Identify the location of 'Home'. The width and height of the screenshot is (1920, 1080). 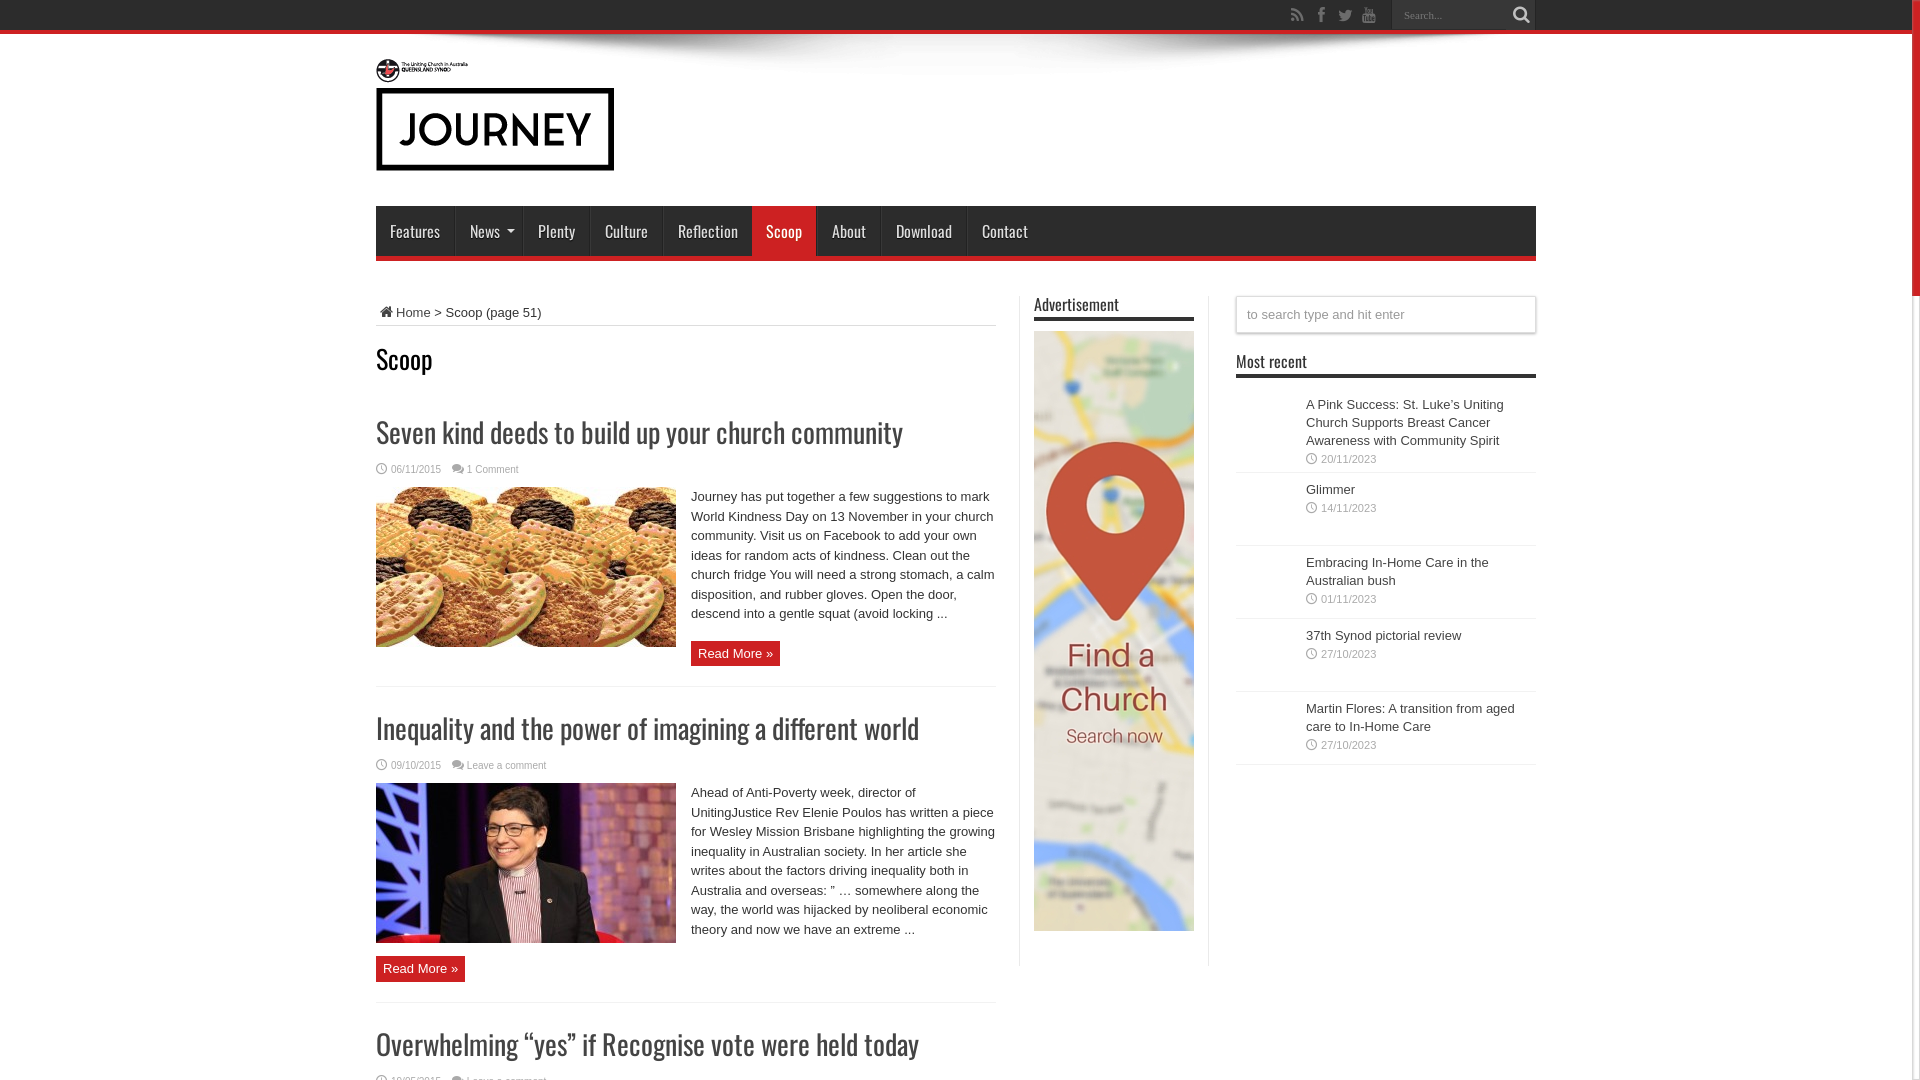
(402, 312).